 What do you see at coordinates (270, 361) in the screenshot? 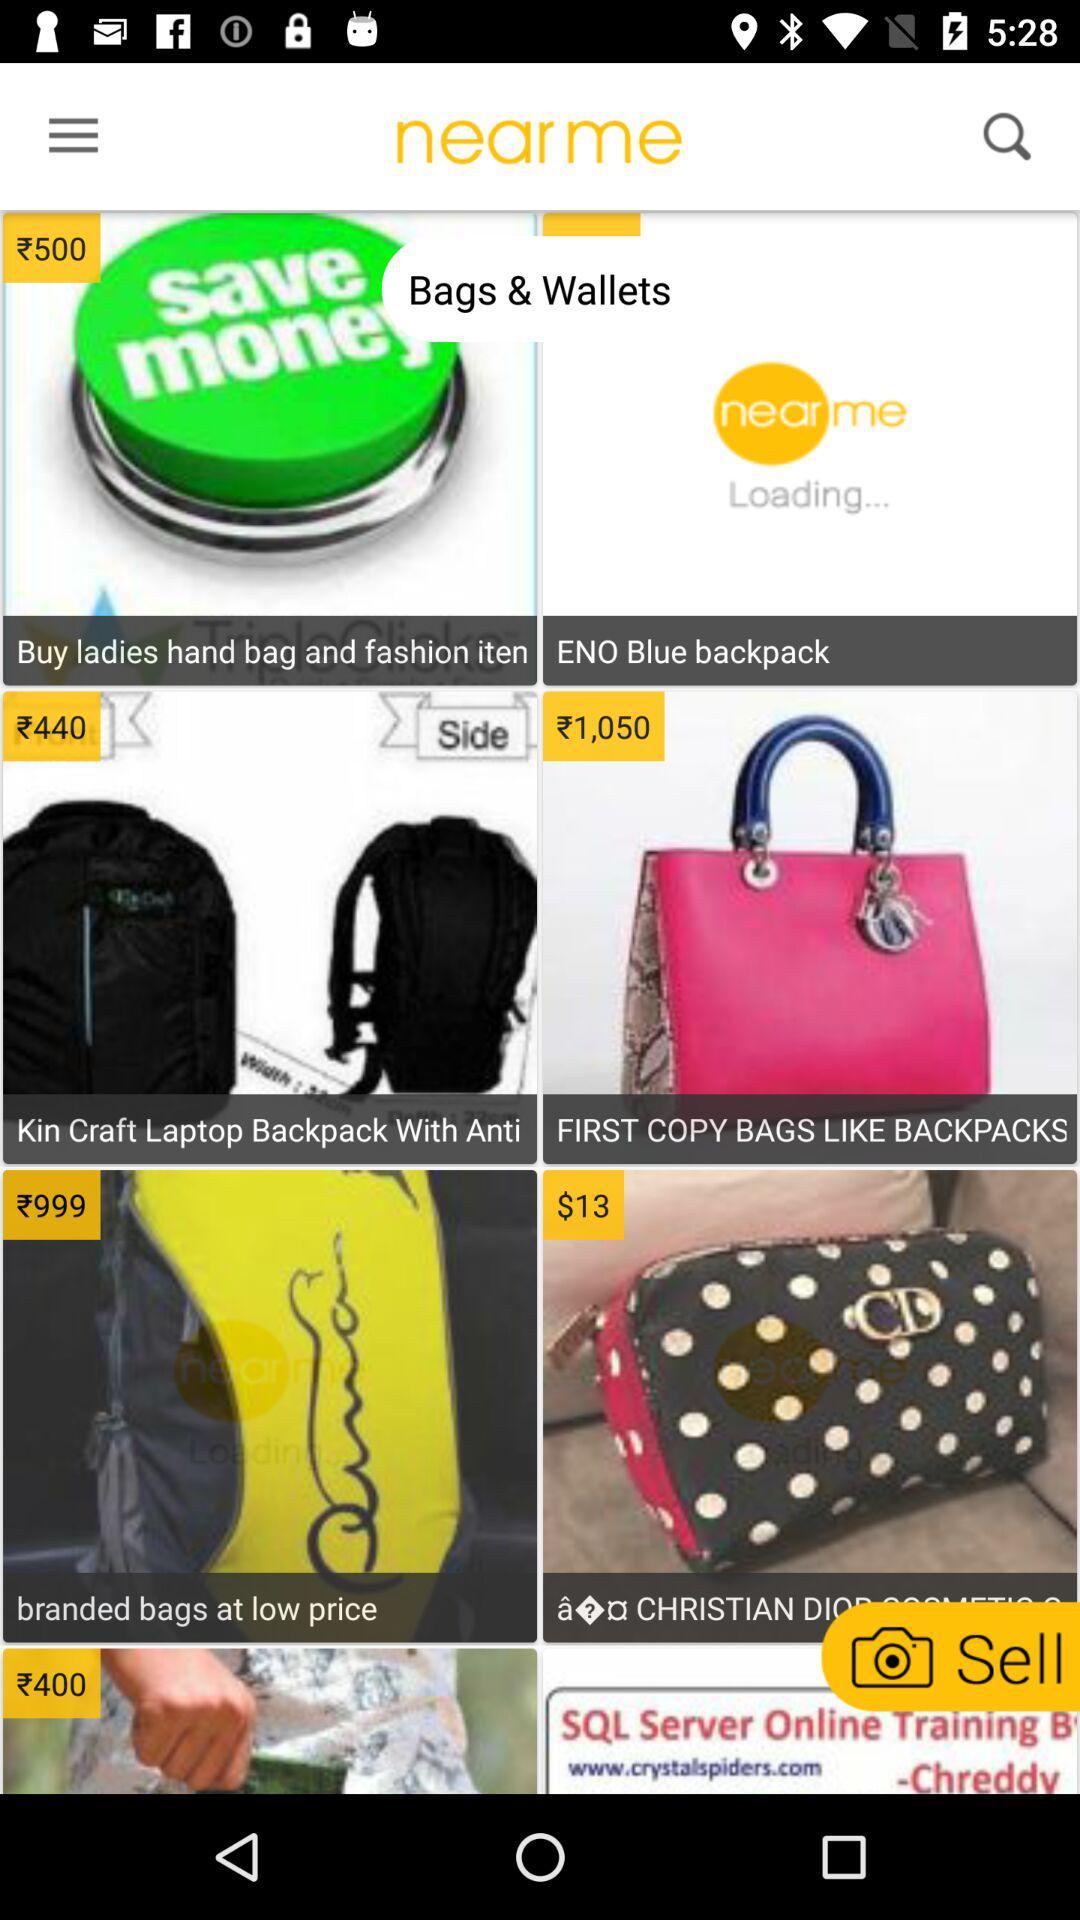
I see `click green save money` at bounding box center [270, 361].